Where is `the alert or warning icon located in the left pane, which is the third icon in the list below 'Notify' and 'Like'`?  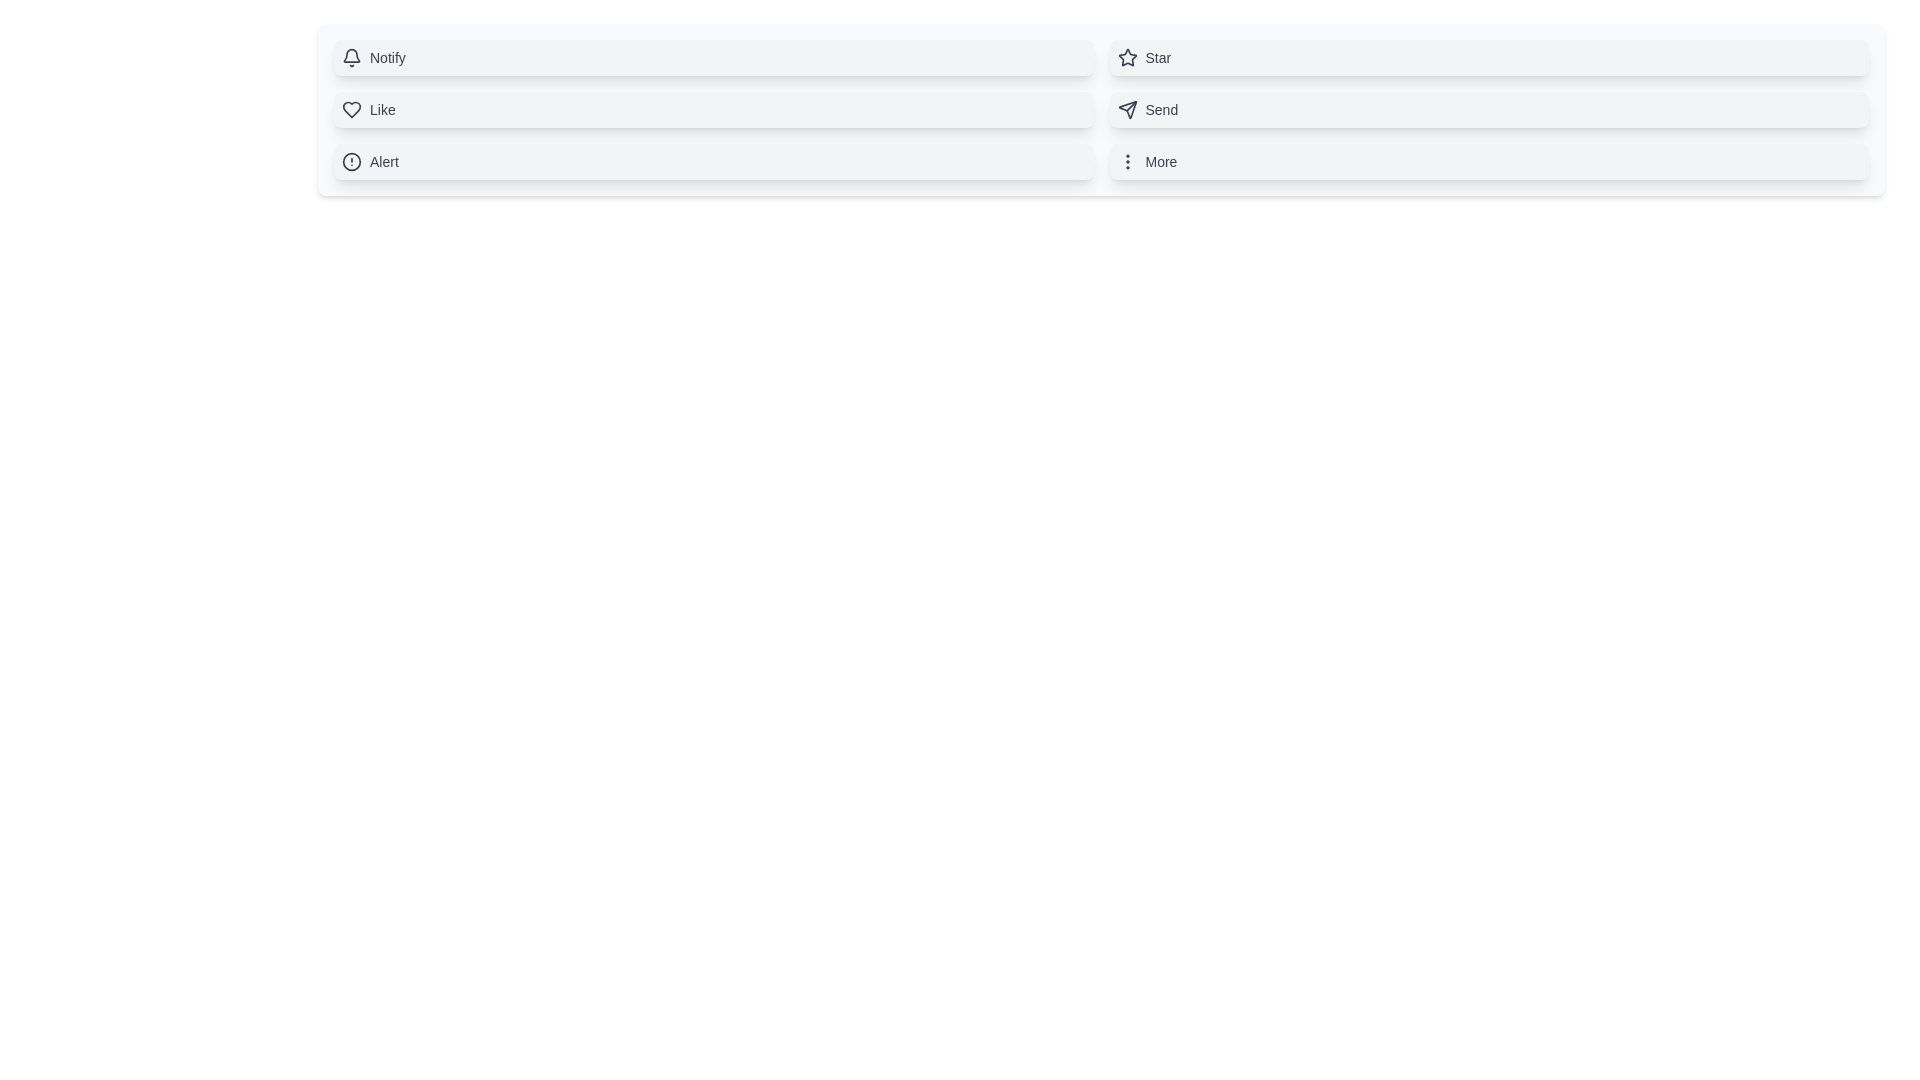
the alert or warning icon located in the left pane, which is the third icon in the list below 'Notify' and 'Like' is located at coordinates (351, 161).